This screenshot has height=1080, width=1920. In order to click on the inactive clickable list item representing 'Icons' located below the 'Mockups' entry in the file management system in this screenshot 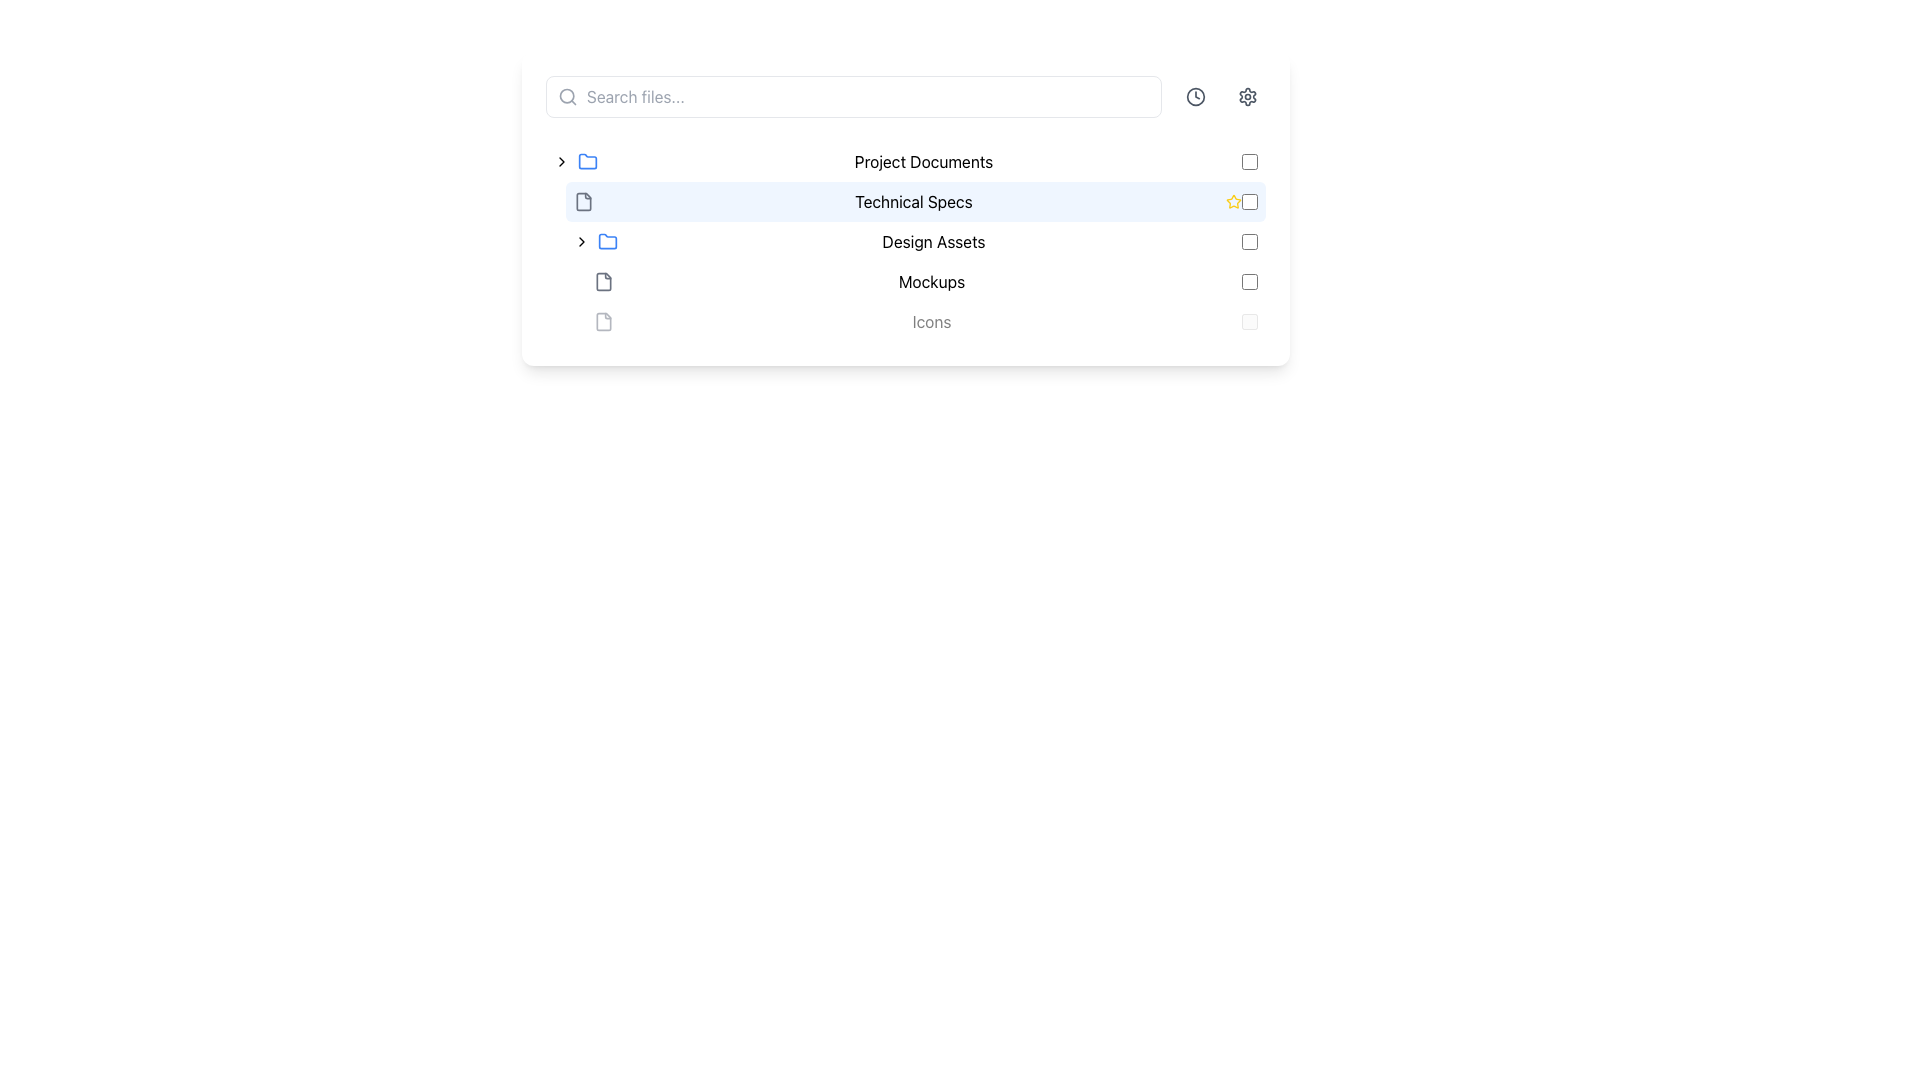, I will do `click(925, 320)`.